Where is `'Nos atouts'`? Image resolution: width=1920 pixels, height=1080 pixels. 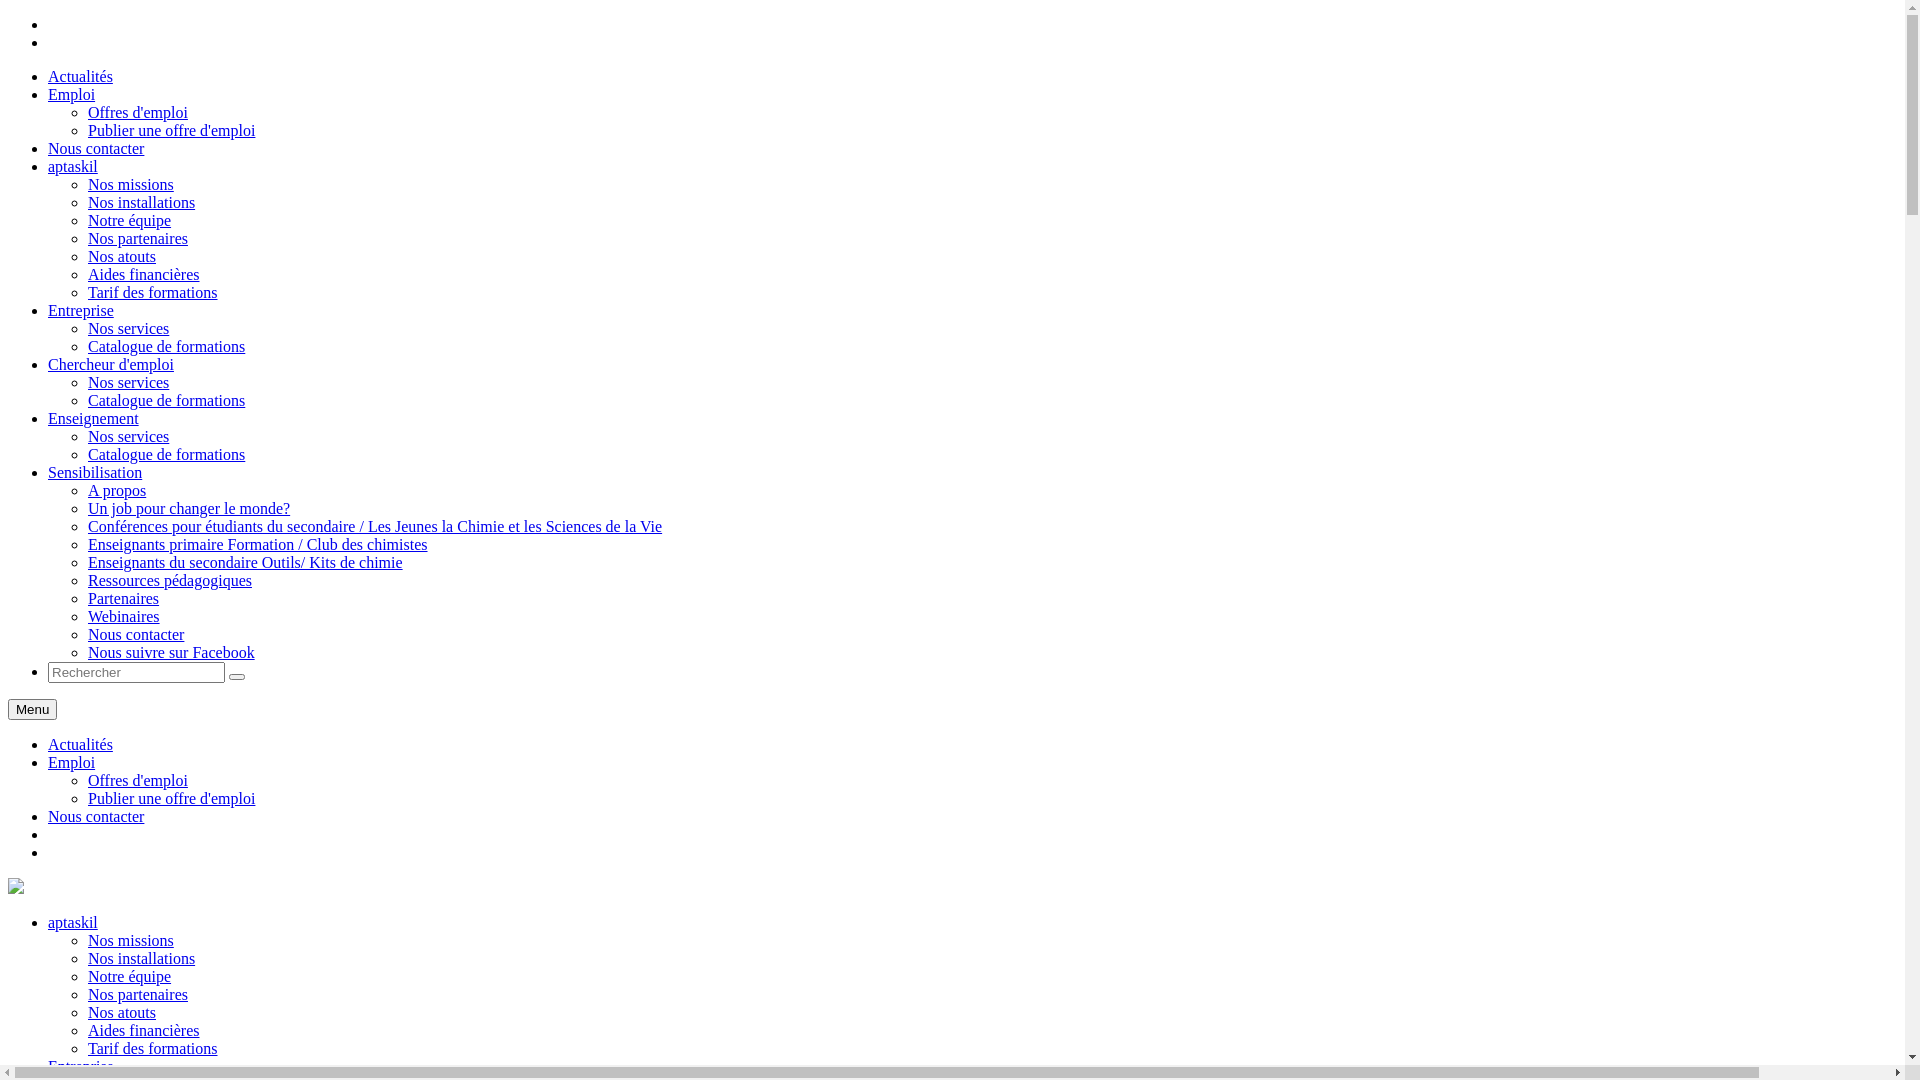
'Nos atouts' is located at coordinates (120, 1012).